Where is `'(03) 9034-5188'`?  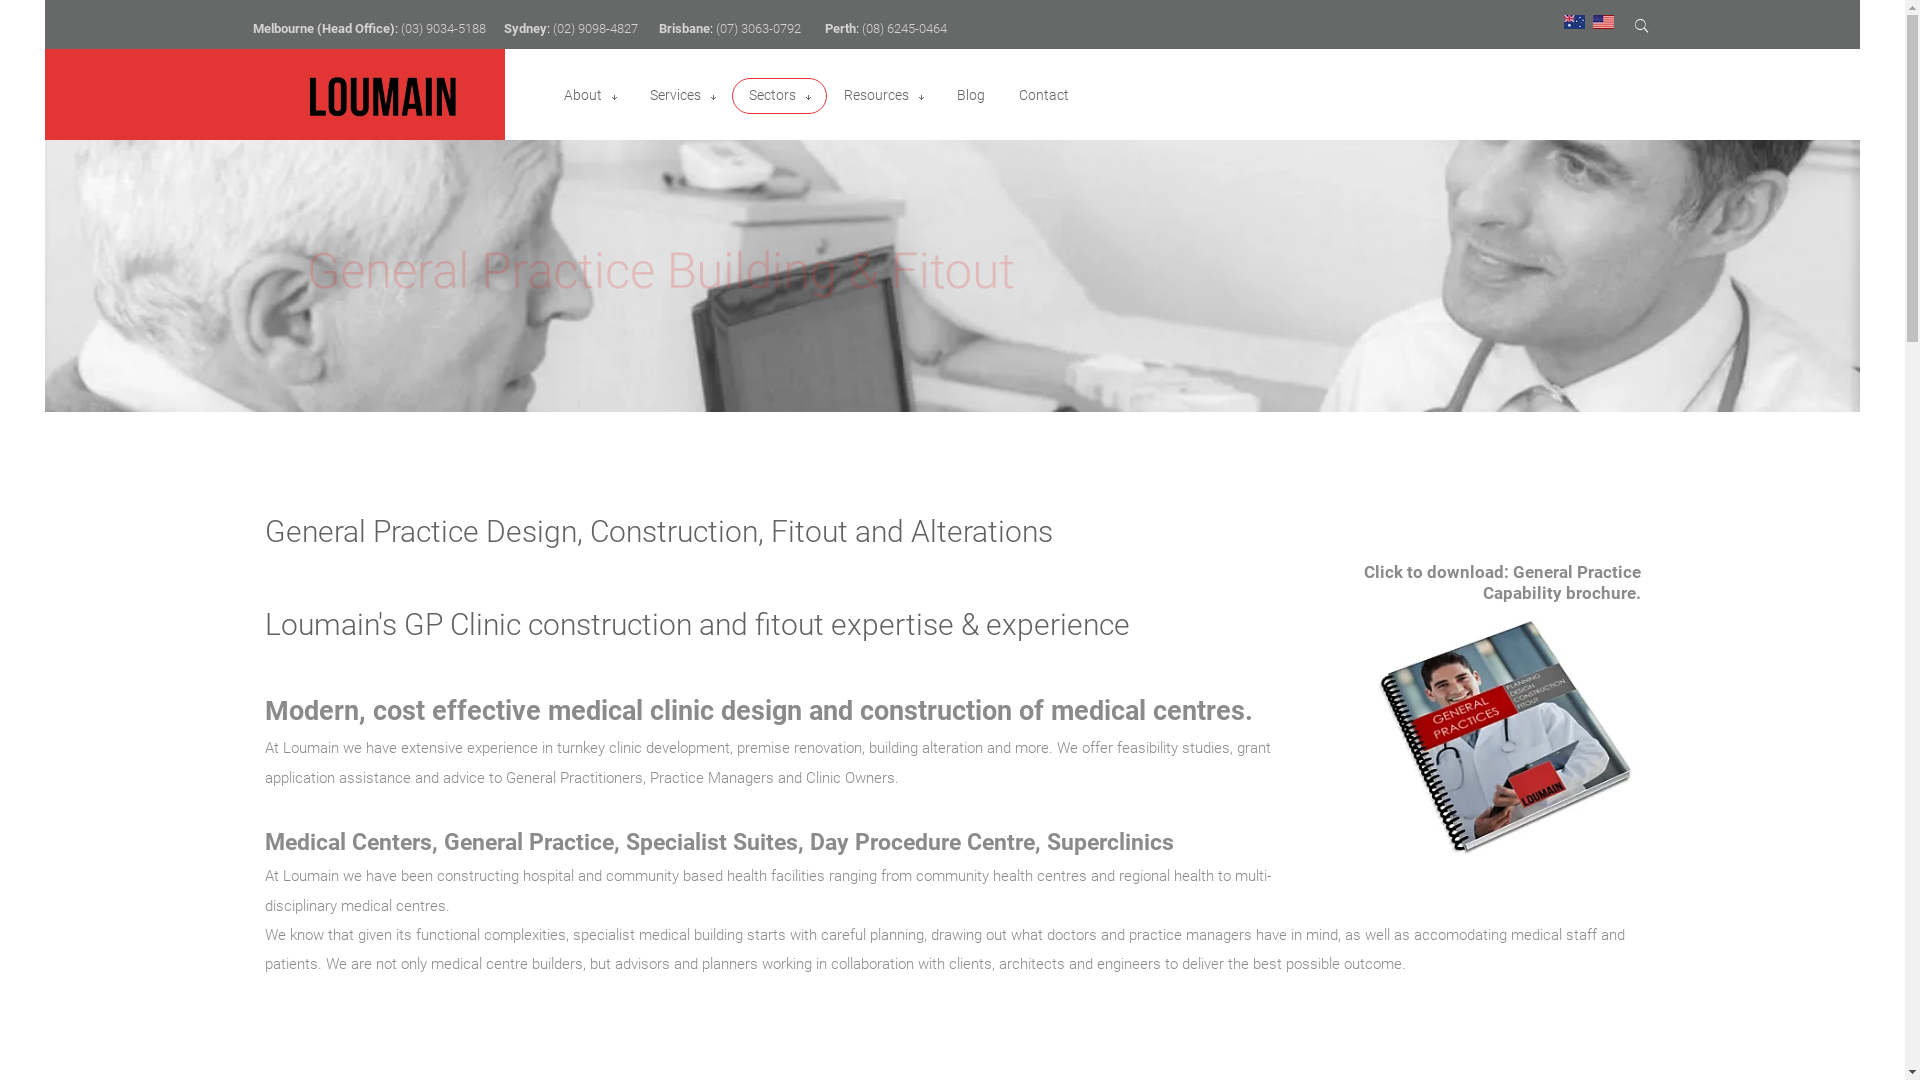
'(03) 9034-5188' is located at coordinates (441, 28).